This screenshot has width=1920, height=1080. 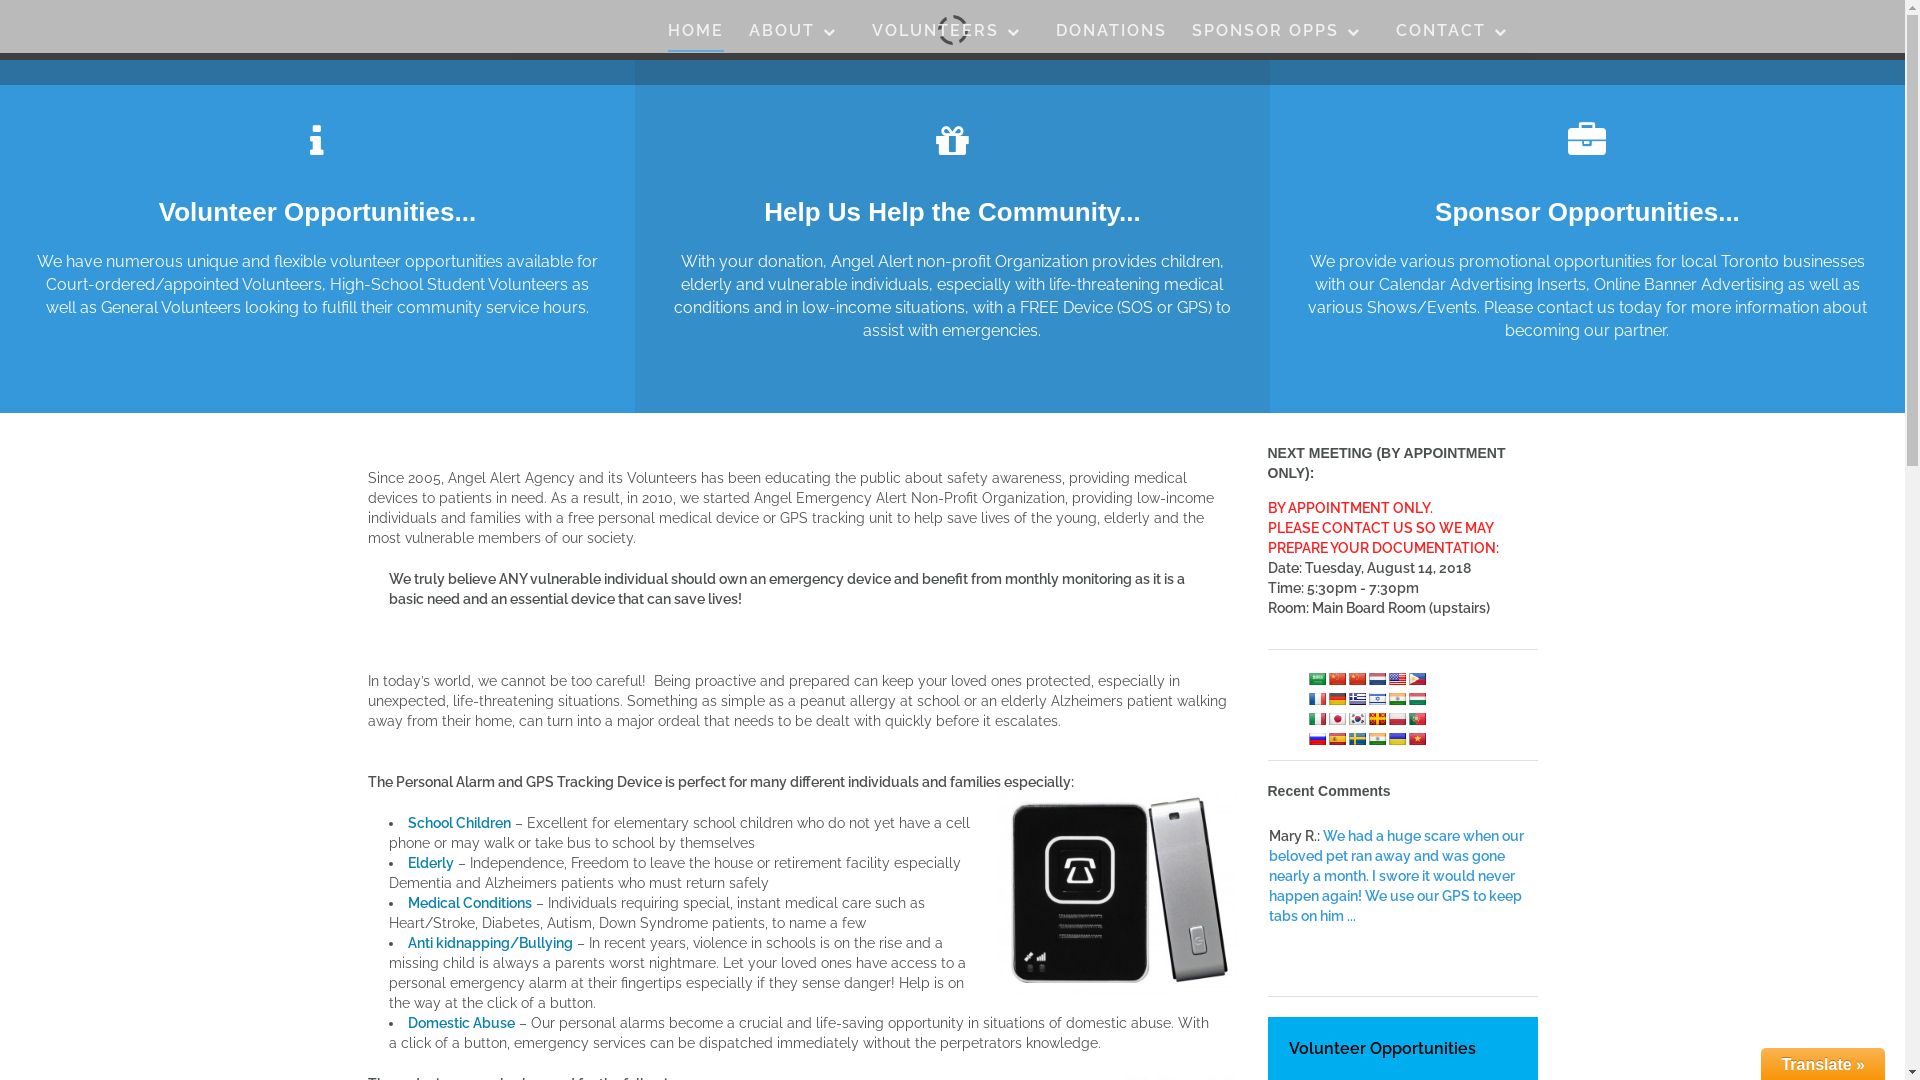 What do you see at coordinates (1357, 716) in the screenshot?
I see `'Korean'` at bounding box center [1357, 716].